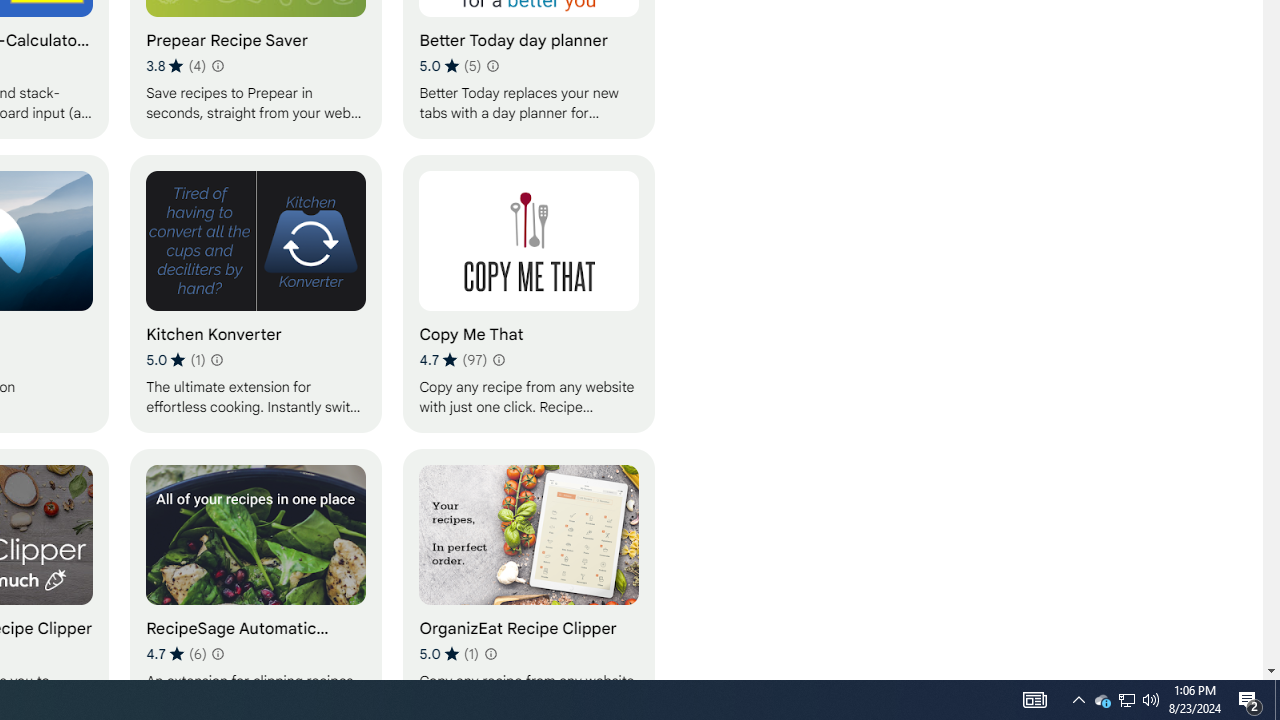 This screenshot has width=1280, height=720. I want to click on 'Average rating 4.7 out of 5 stars. 97 ratings.', so click(452, 360).